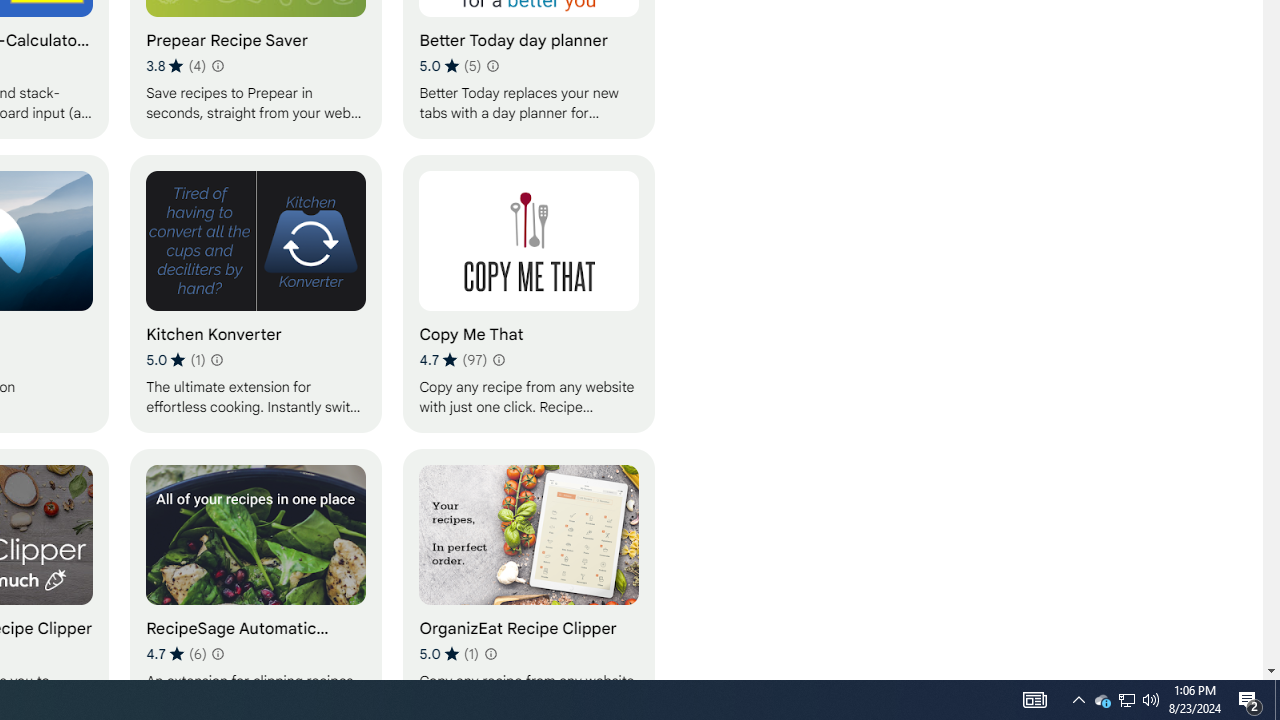 This screenshot has width=1280, height=720. I want to click on 'Average rating 4.7 out of 5 stars. 97 ratings.', so click(452, 360).